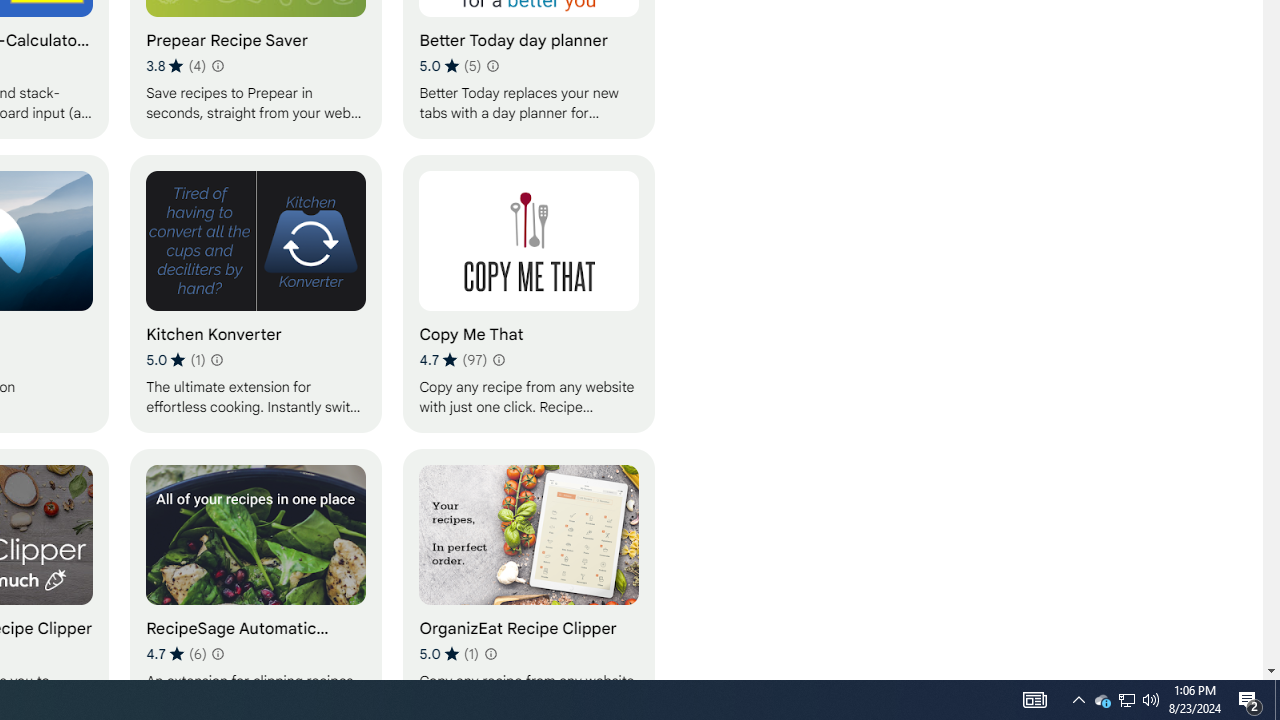 This screenshot has width=1280, height=720. I want to click on 'Average rating 4.7 out of 5 stars. 97 ratings.', so click(452, 360).